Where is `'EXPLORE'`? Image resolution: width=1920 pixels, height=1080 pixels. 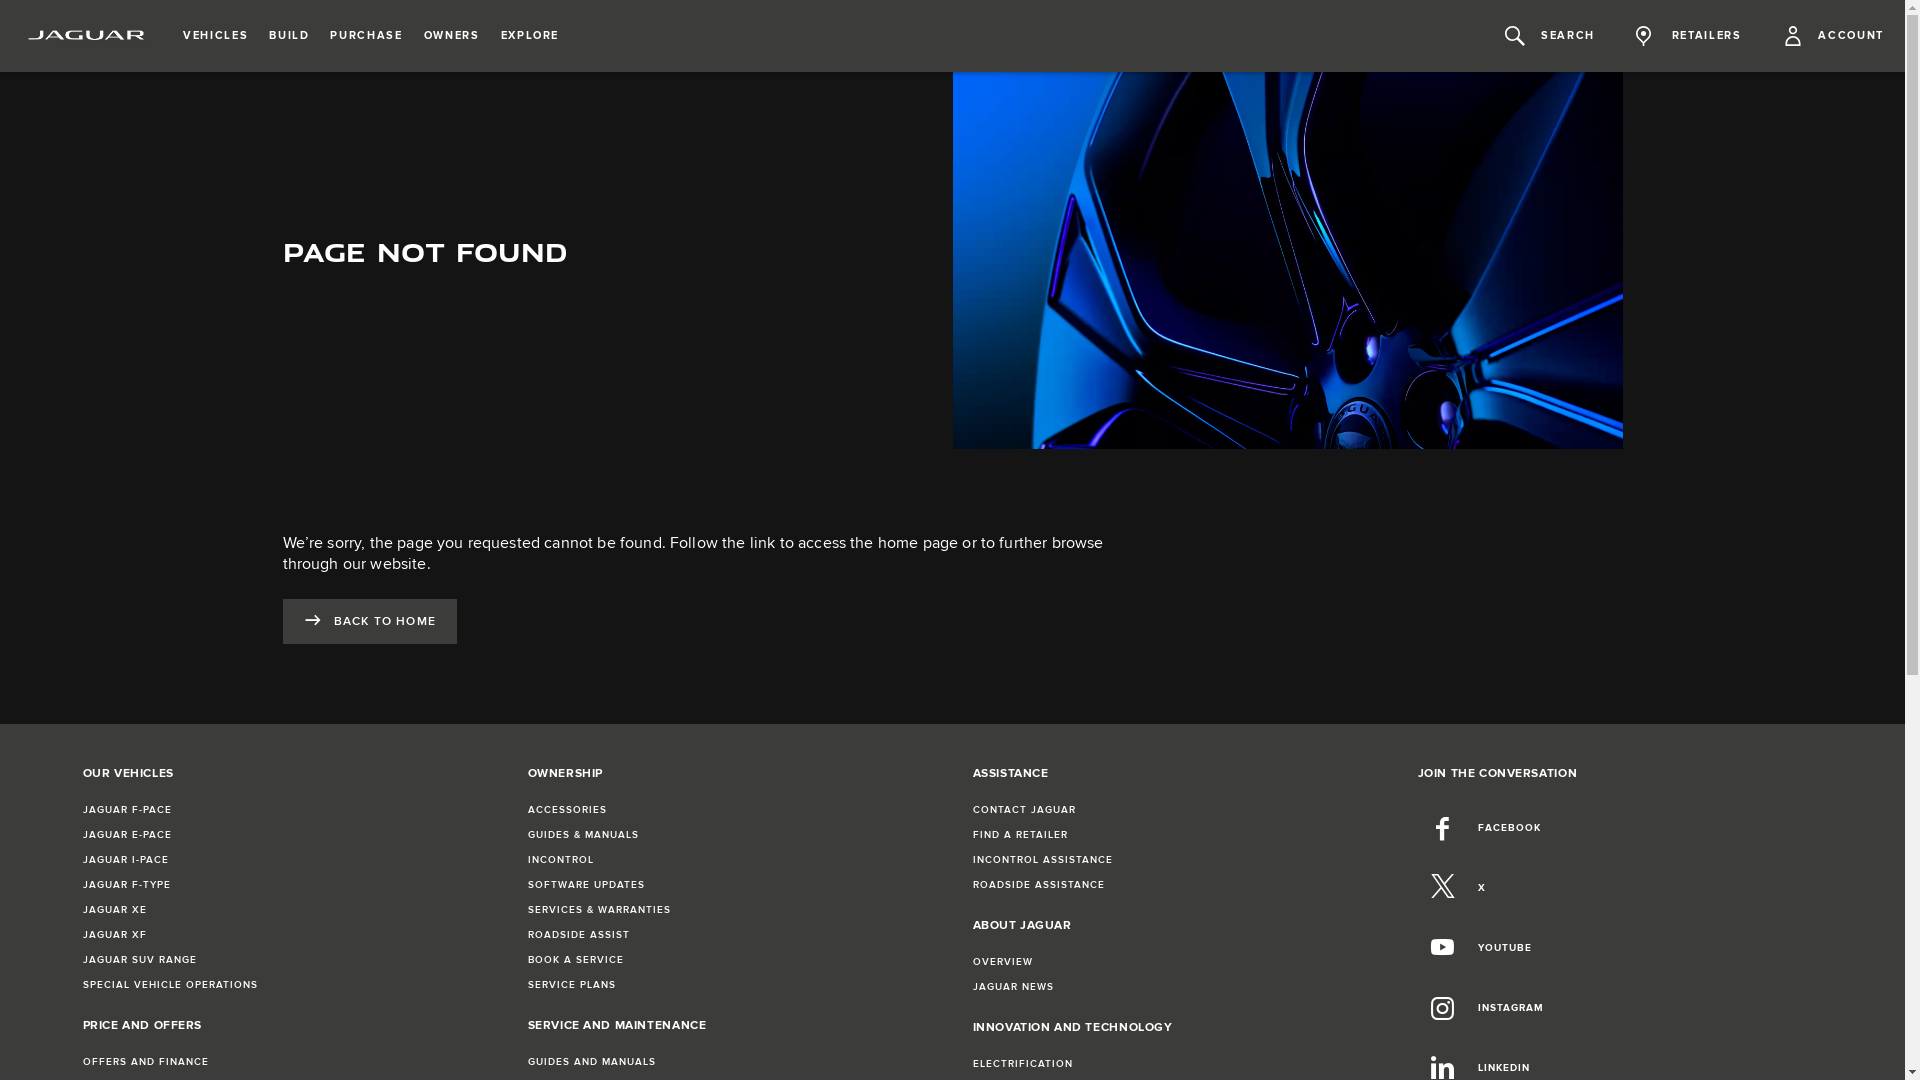
'EXPLORE' is located at coordinates (530, 35).